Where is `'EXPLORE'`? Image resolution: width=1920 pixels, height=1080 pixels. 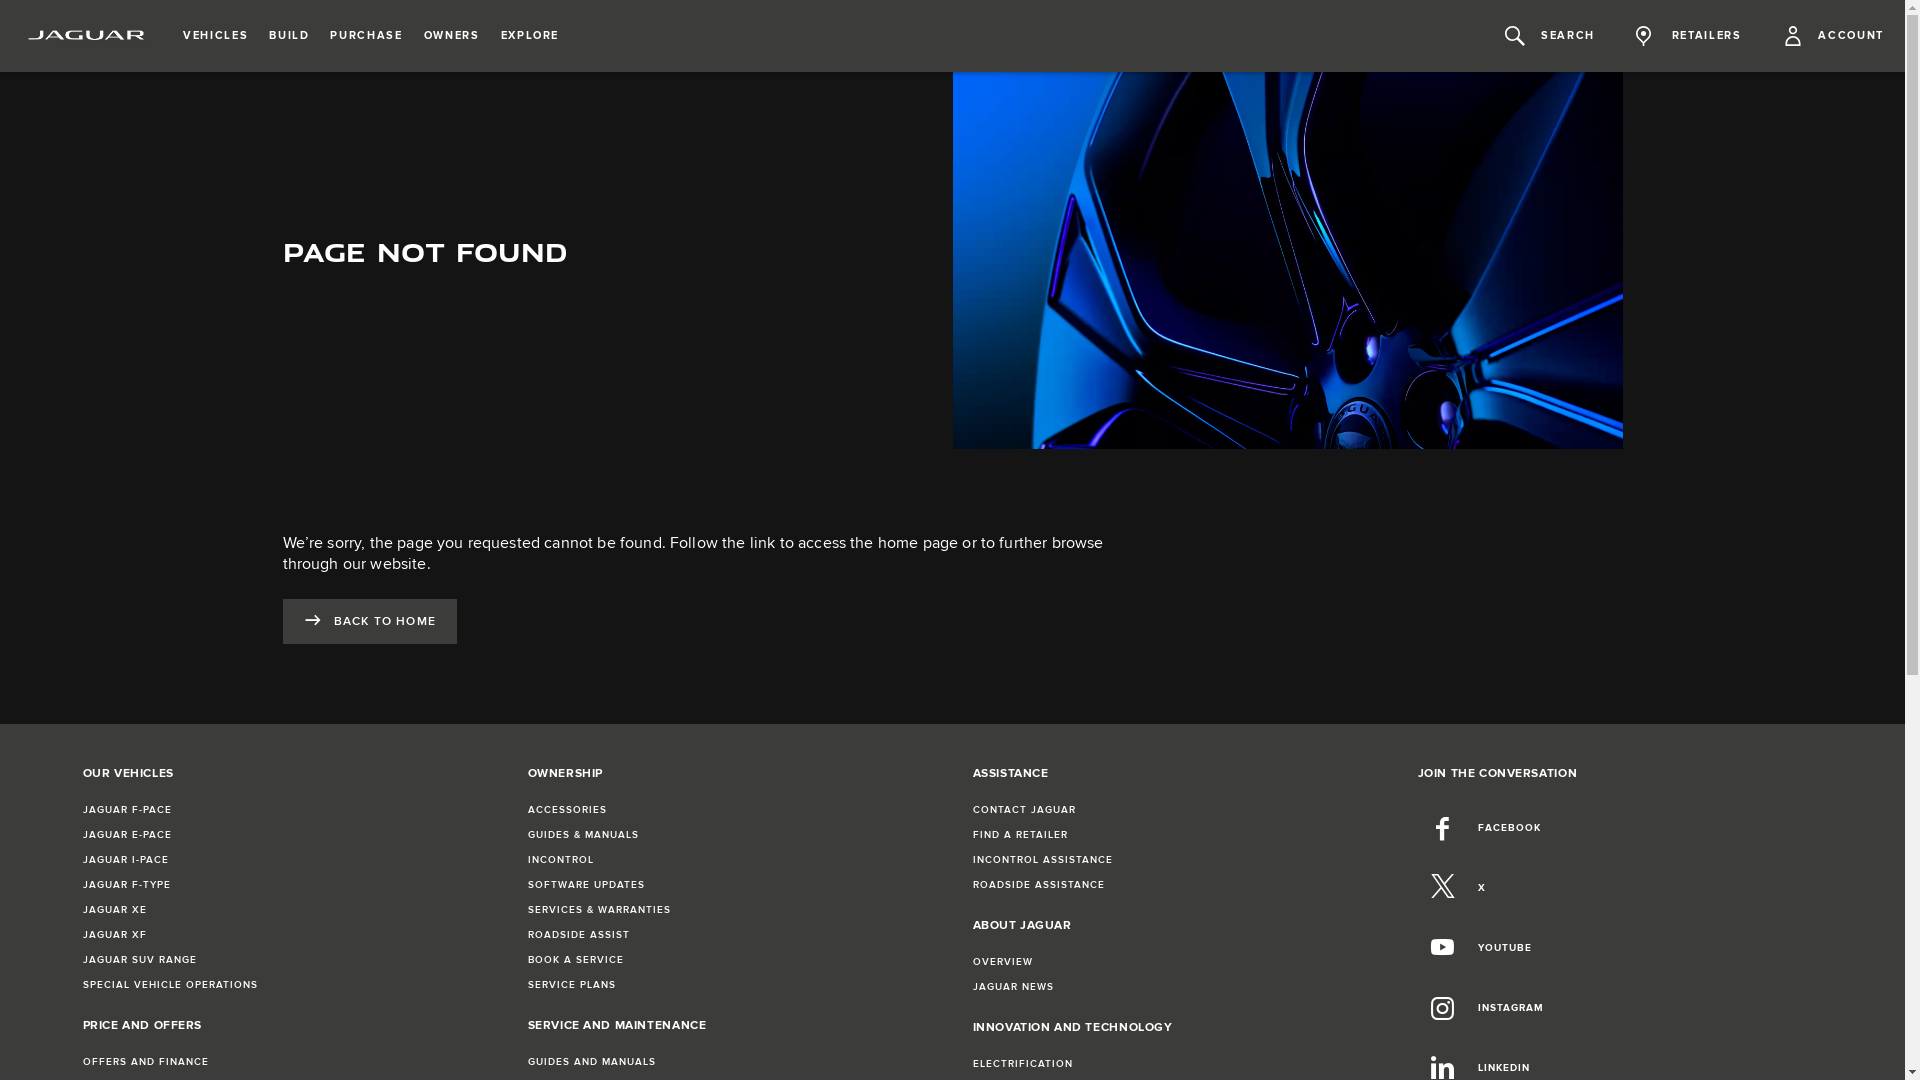
'EXPLORE' is located at coordinates (530, 35).